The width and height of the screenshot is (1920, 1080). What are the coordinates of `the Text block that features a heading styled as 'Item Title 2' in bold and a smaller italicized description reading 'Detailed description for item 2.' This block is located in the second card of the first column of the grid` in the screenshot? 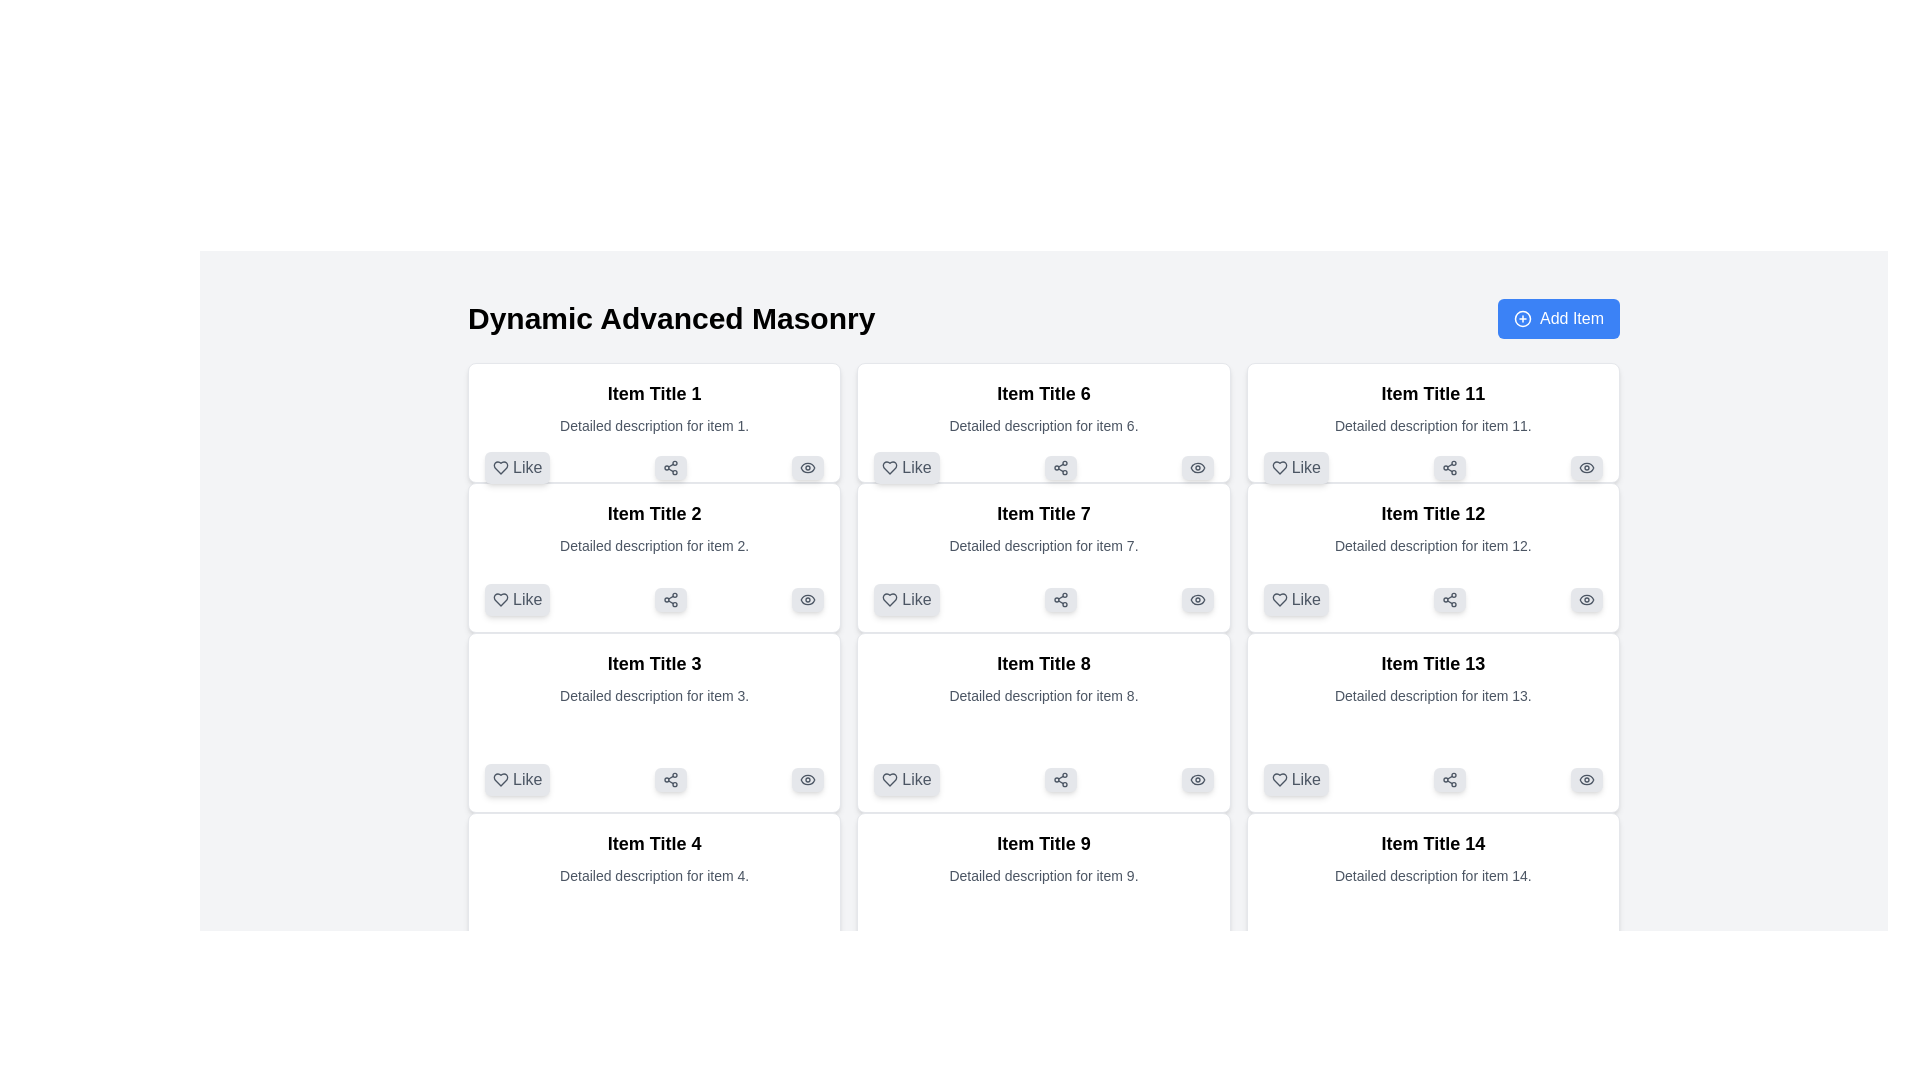 It's located at (654, 532).